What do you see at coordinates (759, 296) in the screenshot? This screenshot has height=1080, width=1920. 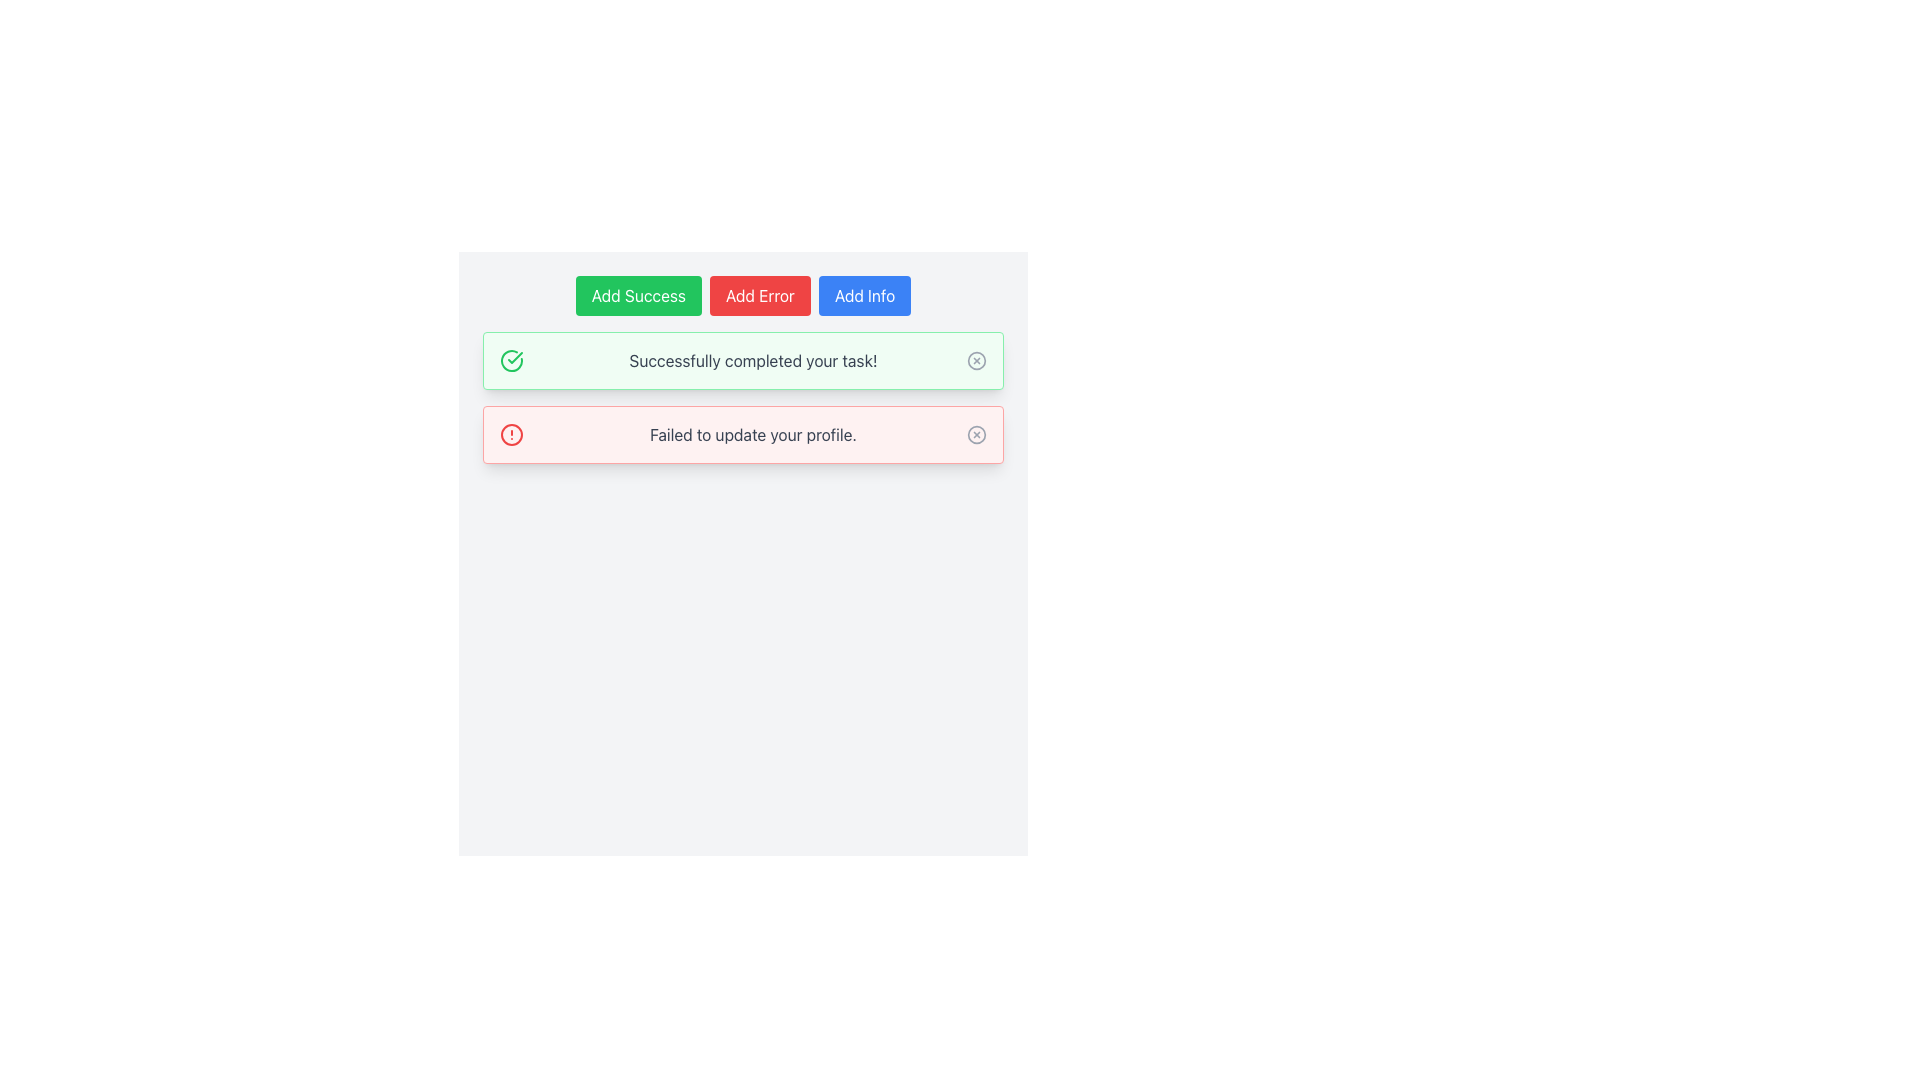 I see `the red 'Add Error' button with white text, which is the second button in a group of three located at the top middle of the UI` at bounding box center [759, 296].